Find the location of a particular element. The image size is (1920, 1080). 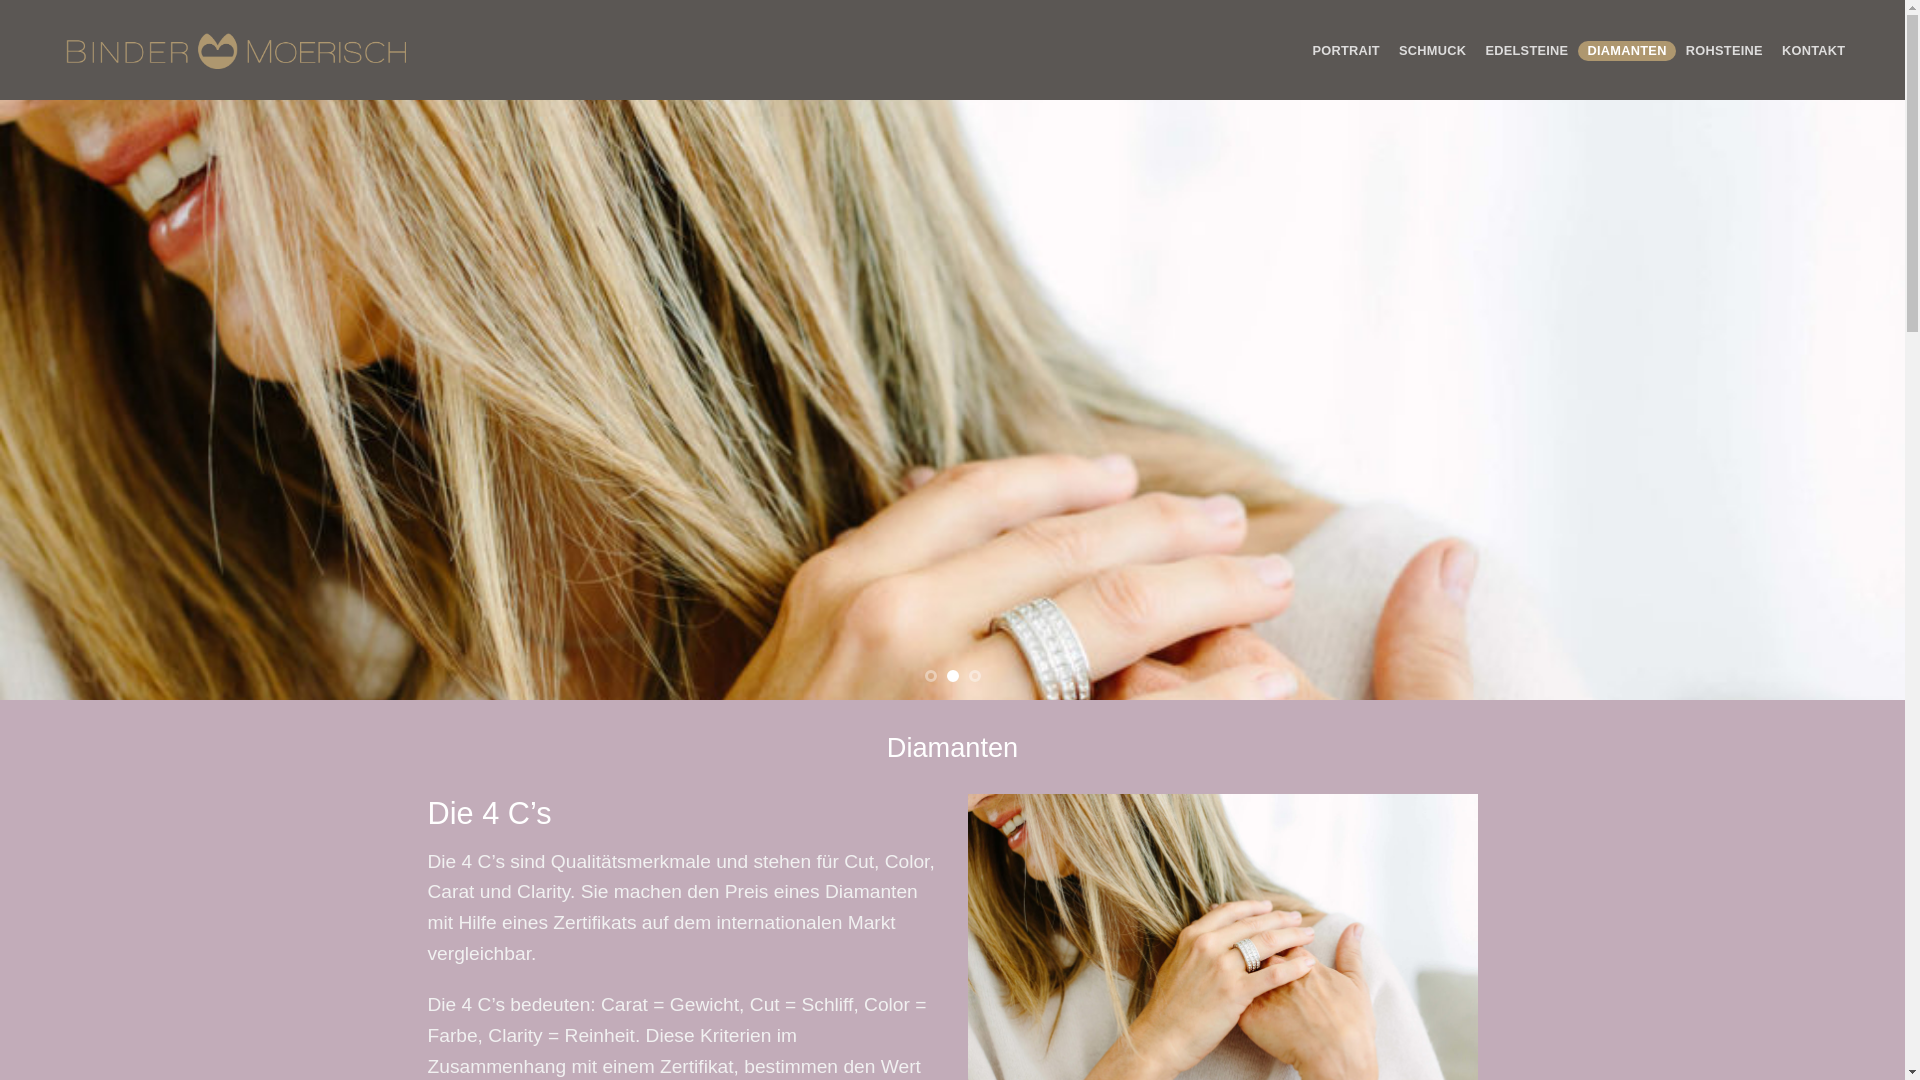

'SCHMUCK' is located at coordinates (1430, 49).